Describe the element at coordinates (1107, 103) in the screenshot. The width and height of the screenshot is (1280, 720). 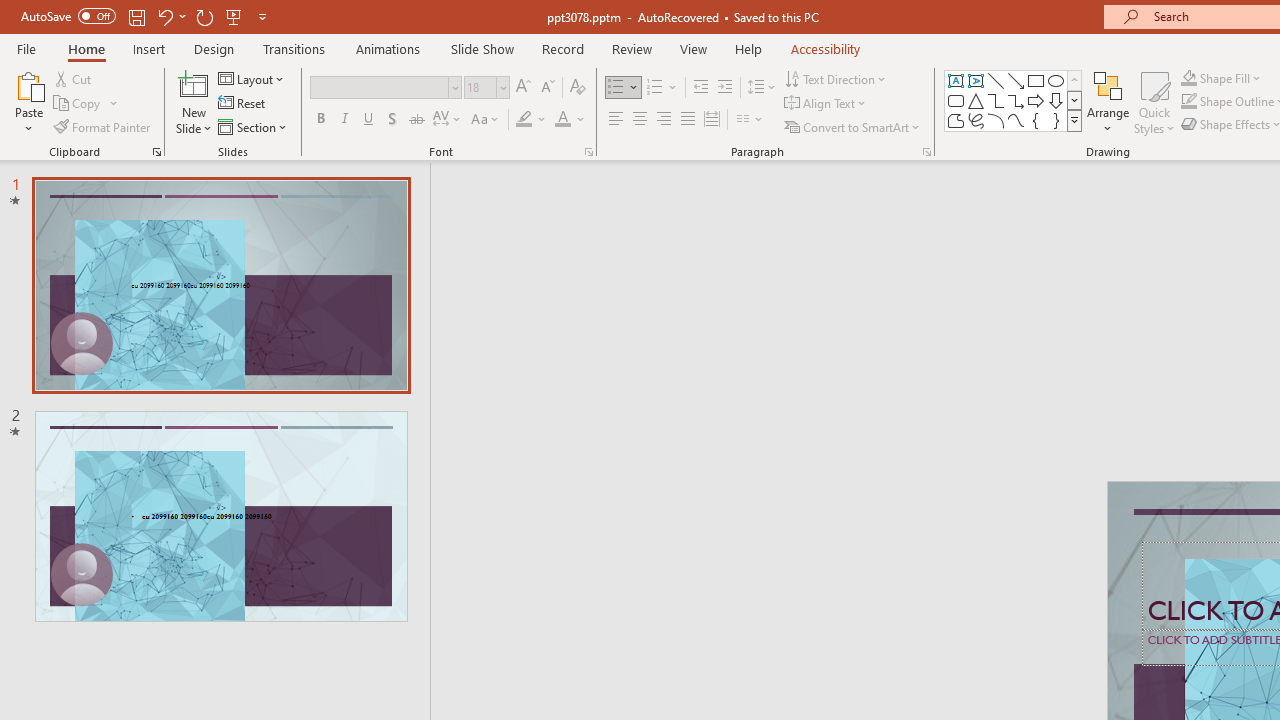
I see `'Arrange'` at that location.